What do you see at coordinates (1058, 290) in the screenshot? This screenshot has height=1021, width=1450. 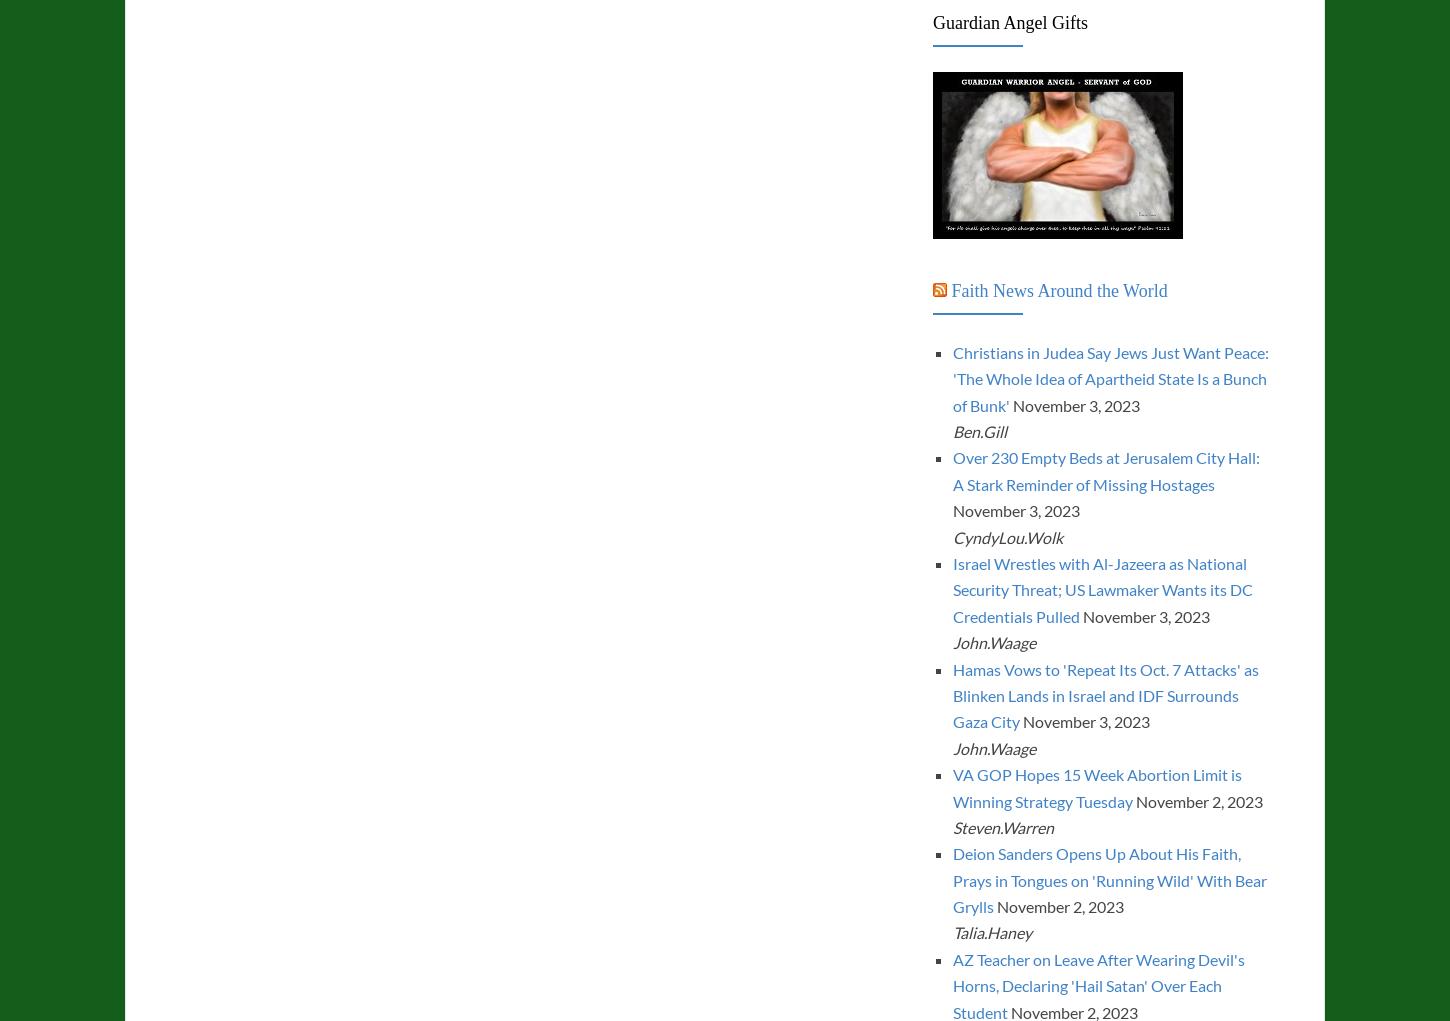 I see `'Faith News Around the World'` at bounding box center [1058, 290].